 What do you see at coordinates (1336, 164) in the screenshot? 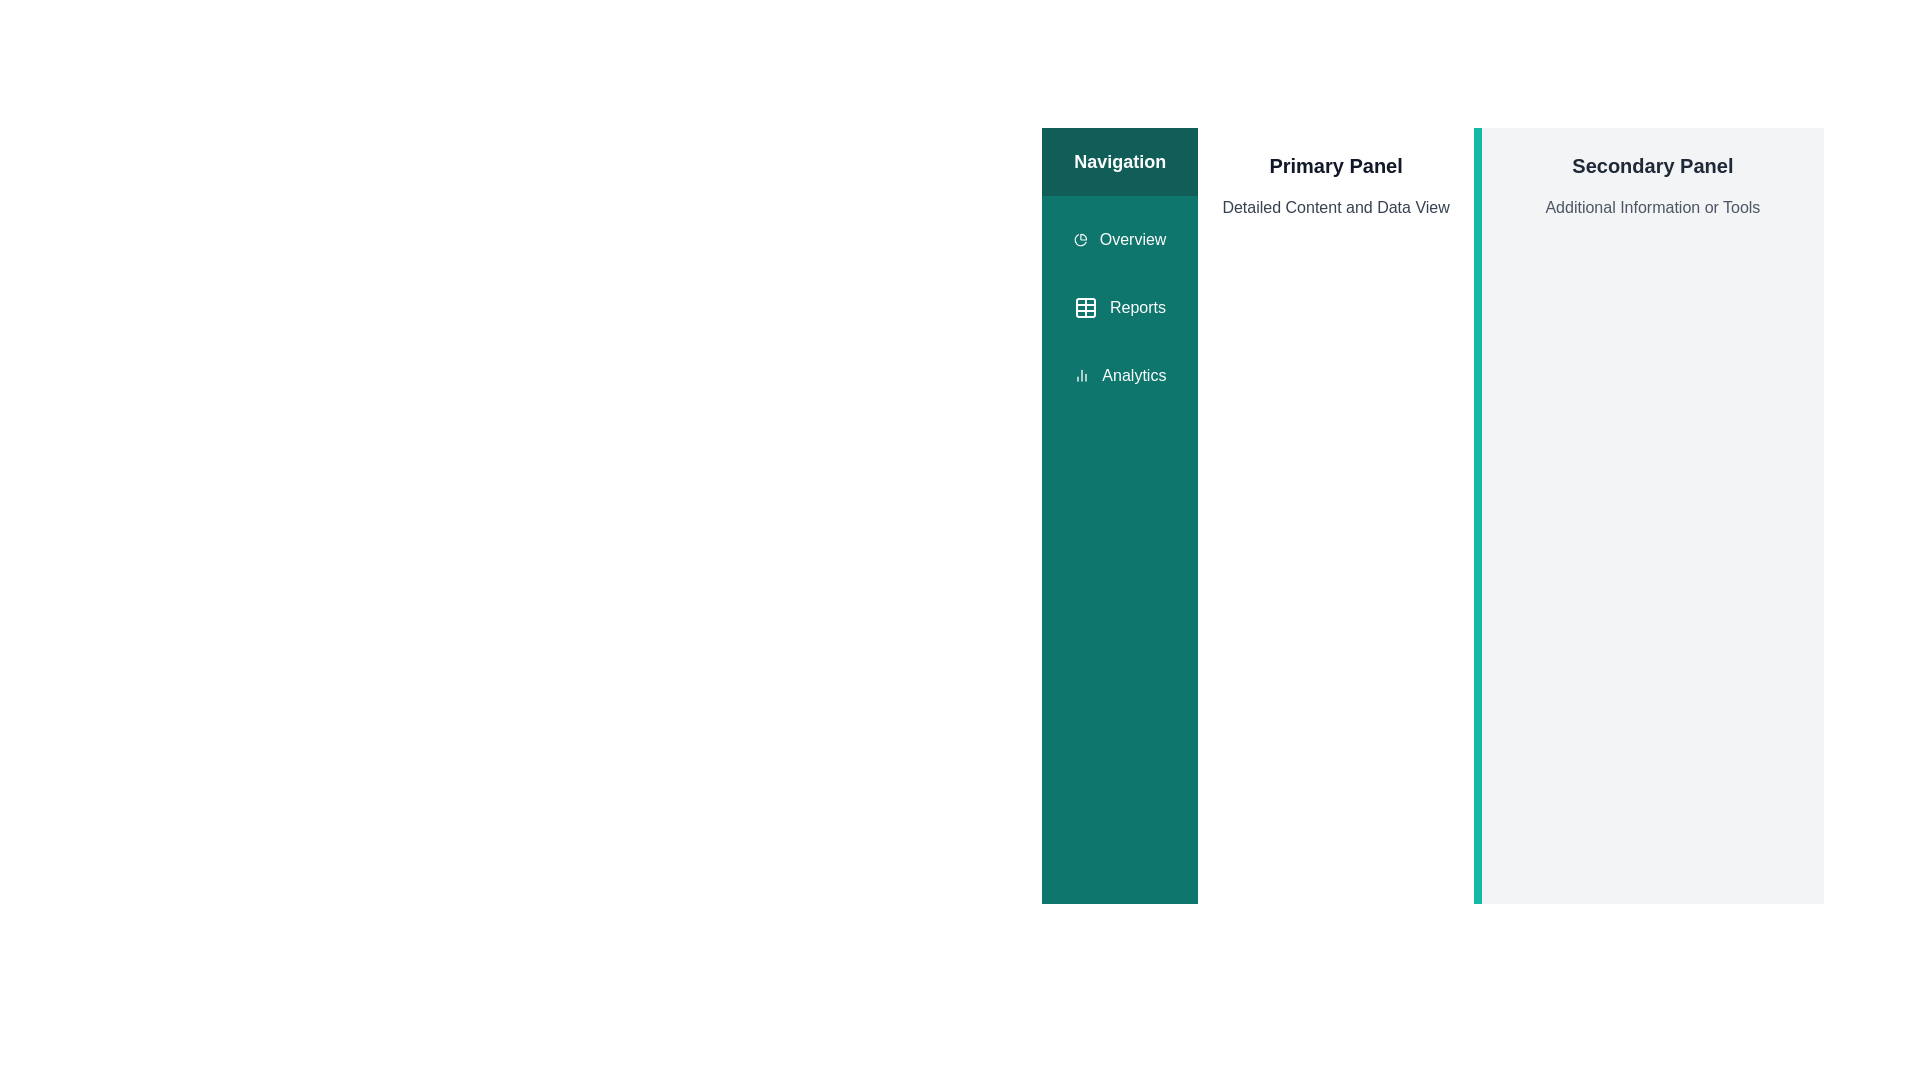
I see `the heading element that serves as the title or main focus of this section, located near the top center of the larger white background section` at bounding box center [1336, 164].